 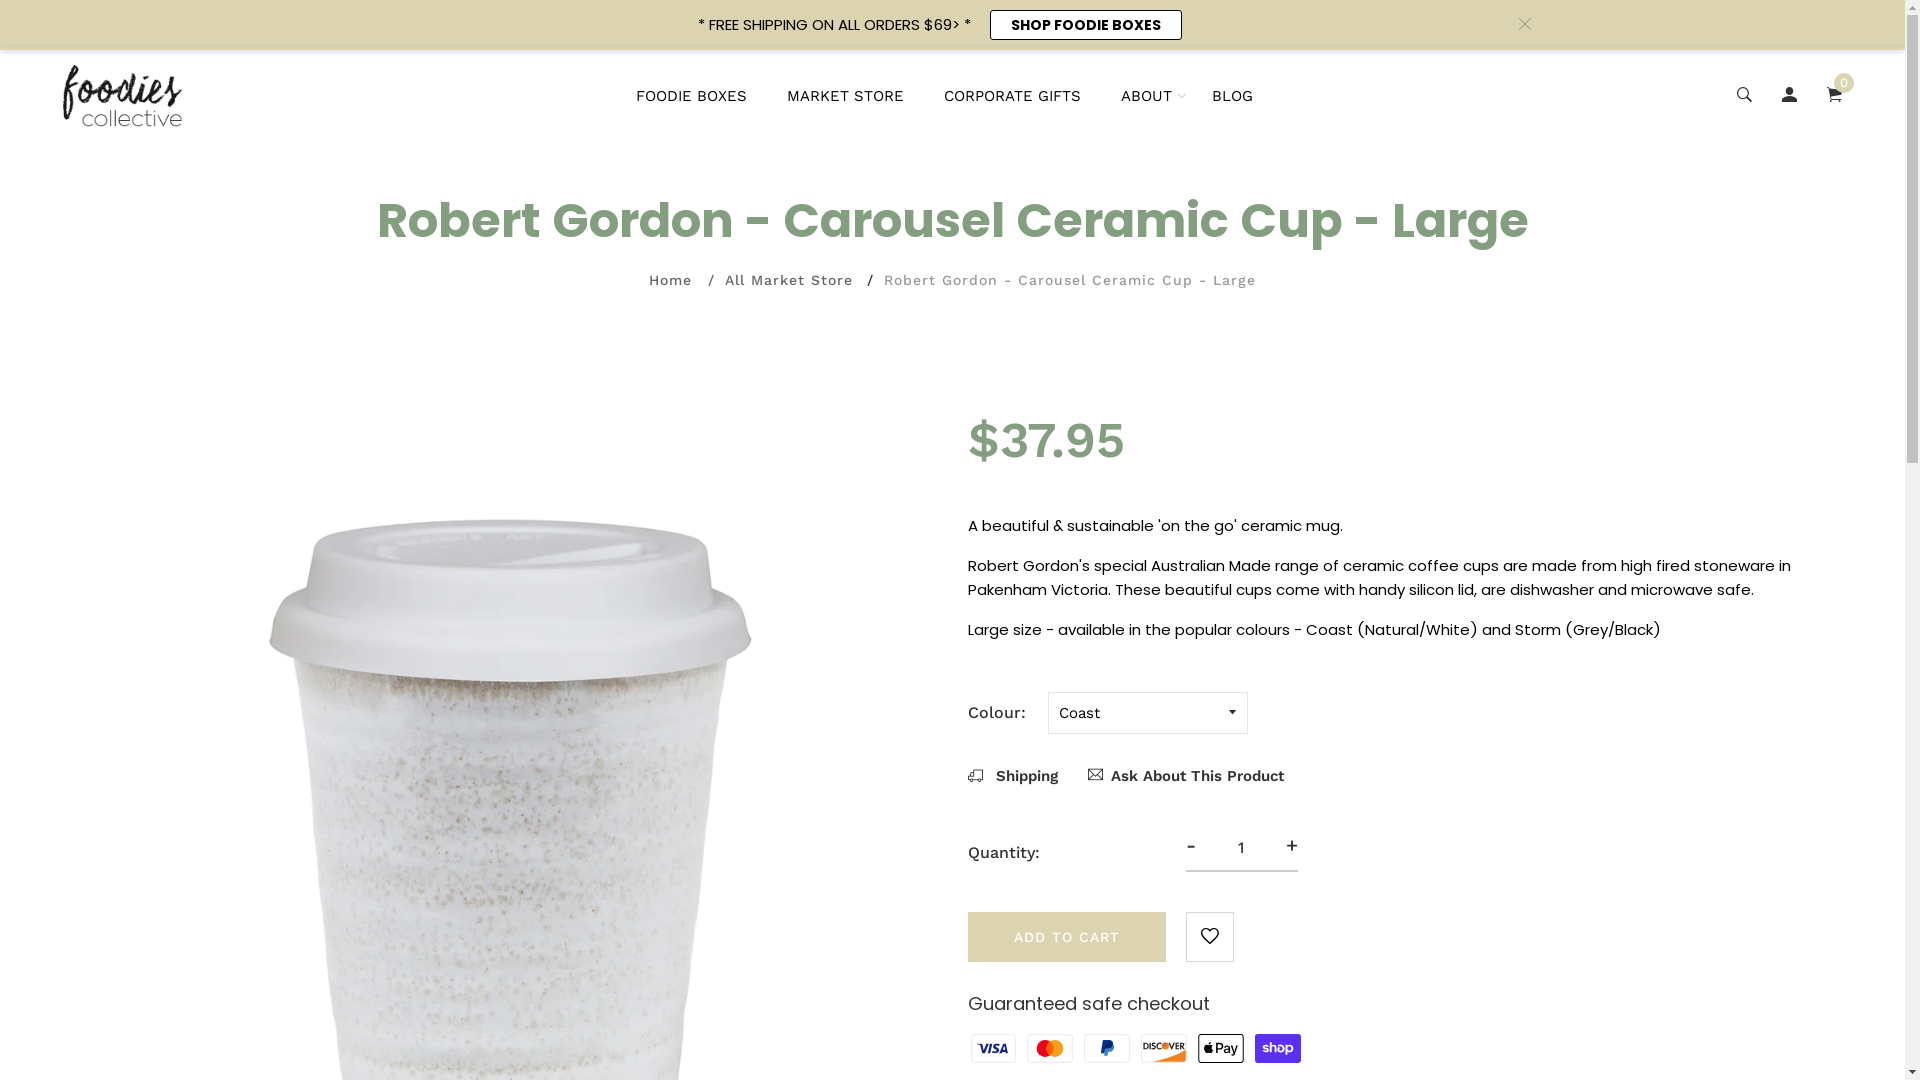 What do you see at coordinates (845, 96) in the screenshot?
I see `'MARKET STORE'` at bounding box center [845, 96].